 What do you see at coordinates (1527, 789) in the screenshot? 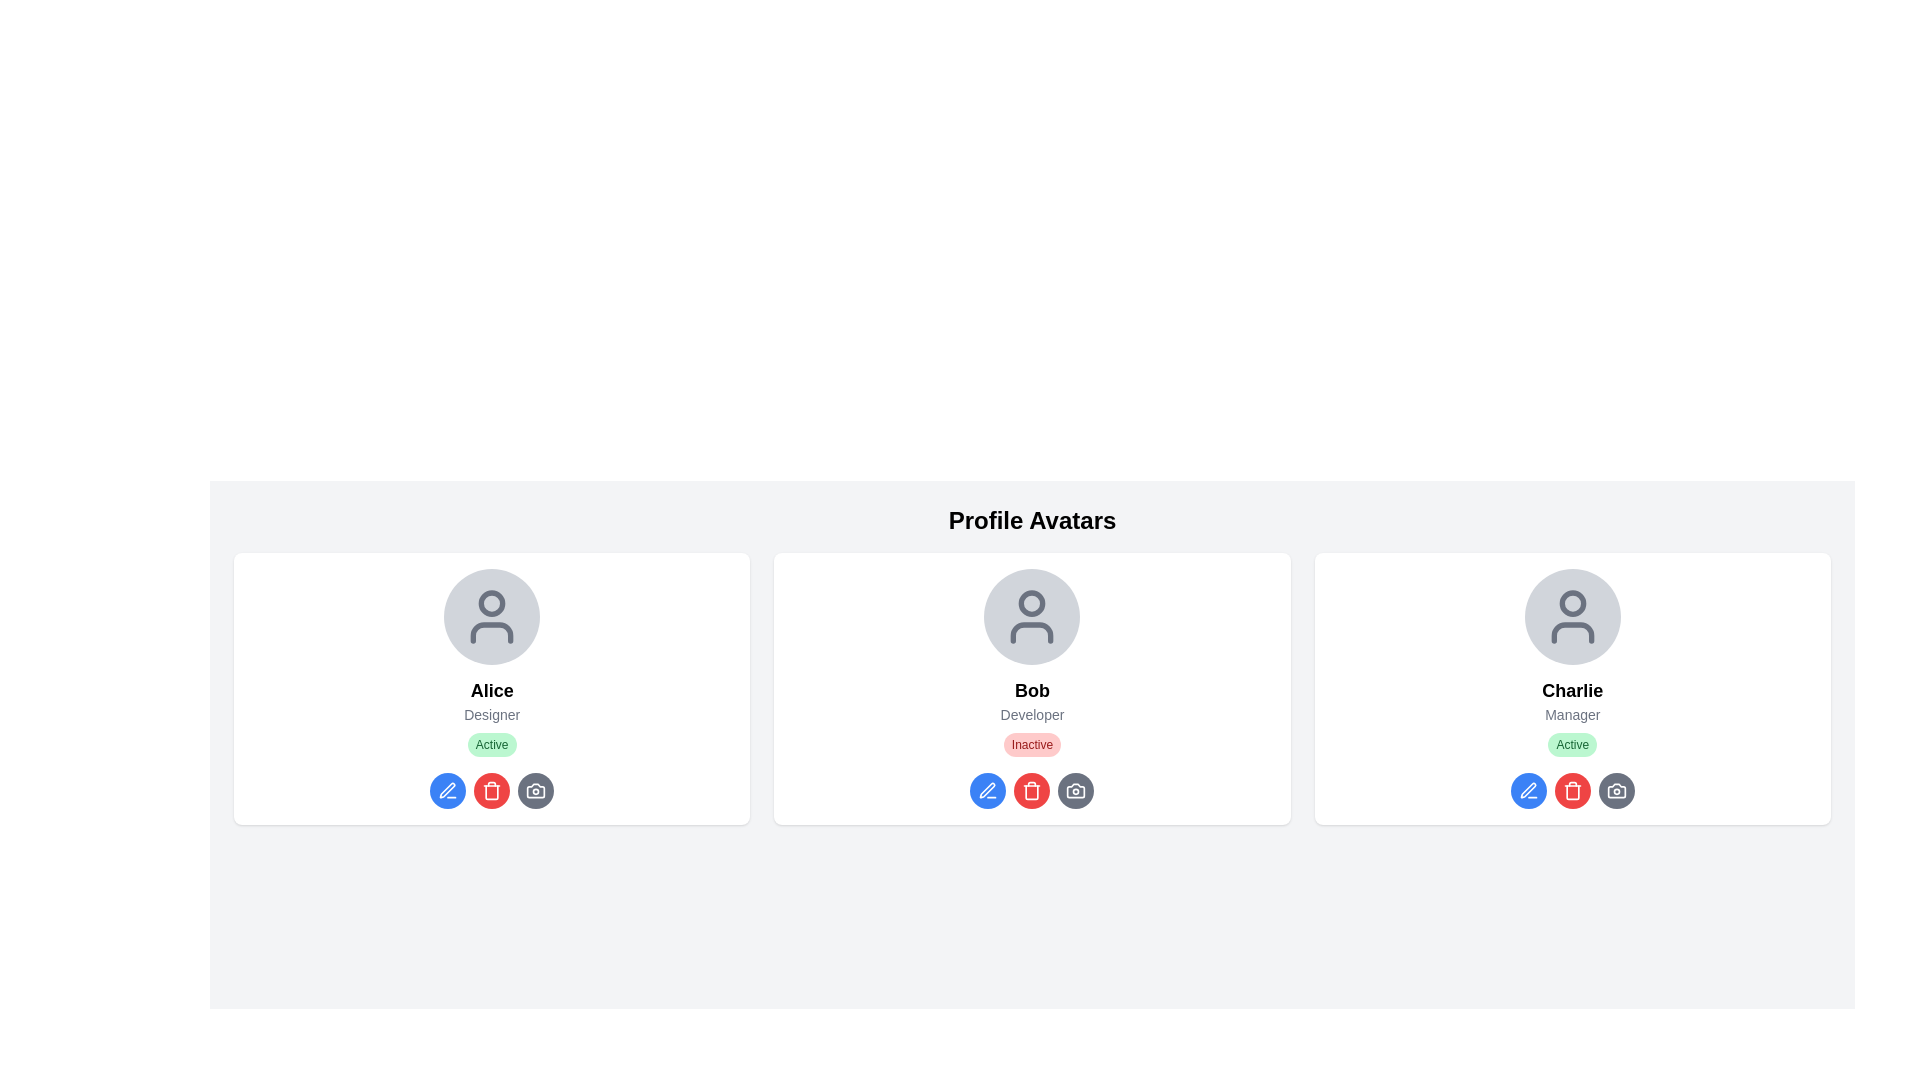
I see `the round, blue button with a white pen icon in the bottom-left of Charlie's user profile to initiate editing` at bounding box center [1527, 789].